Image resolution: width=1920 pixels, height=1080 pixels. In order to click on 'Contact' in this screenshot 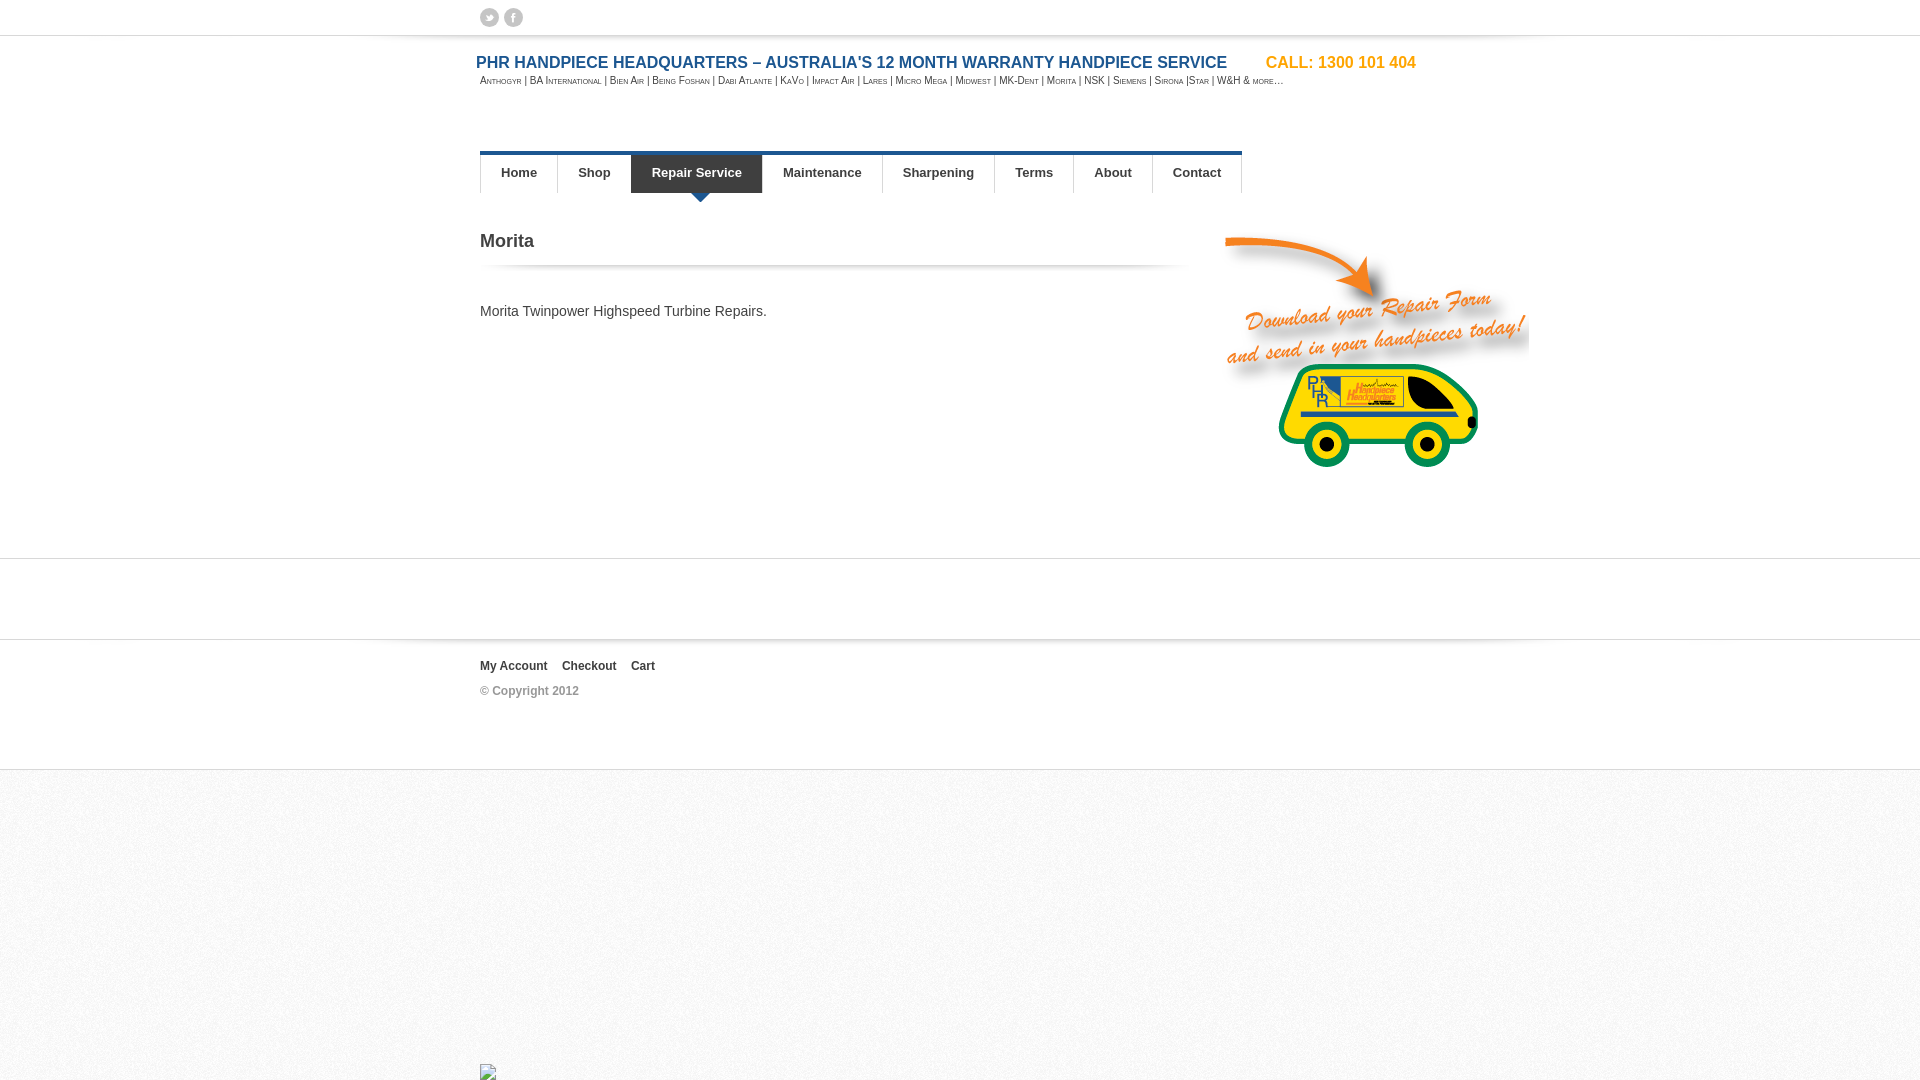, I will do `click(1196, 172)`.